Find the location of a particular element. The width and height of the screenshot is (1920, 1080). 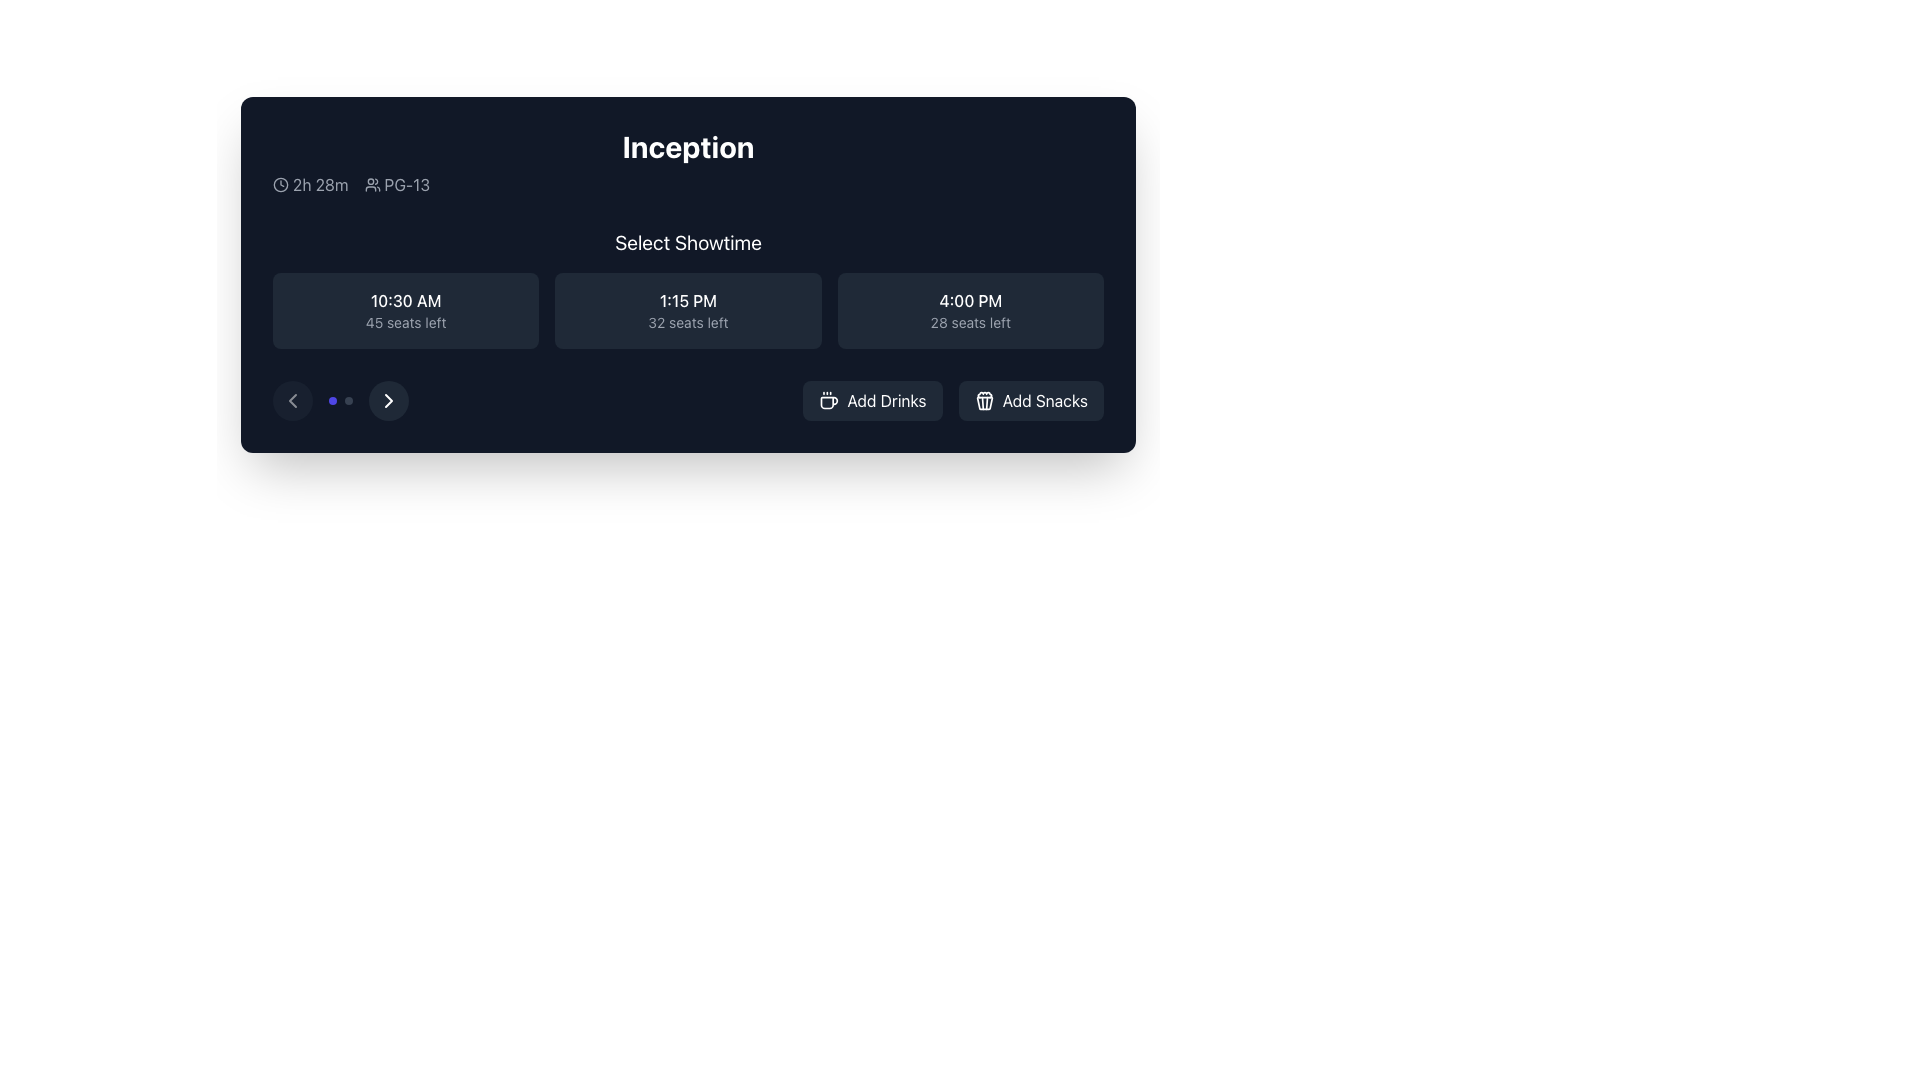

the age-based rating Label with Icon, which is the second inline item in the horizontal list at the top left of the content area, following the '2h 28m' text and clock icon is located at coordinates (397, 185).